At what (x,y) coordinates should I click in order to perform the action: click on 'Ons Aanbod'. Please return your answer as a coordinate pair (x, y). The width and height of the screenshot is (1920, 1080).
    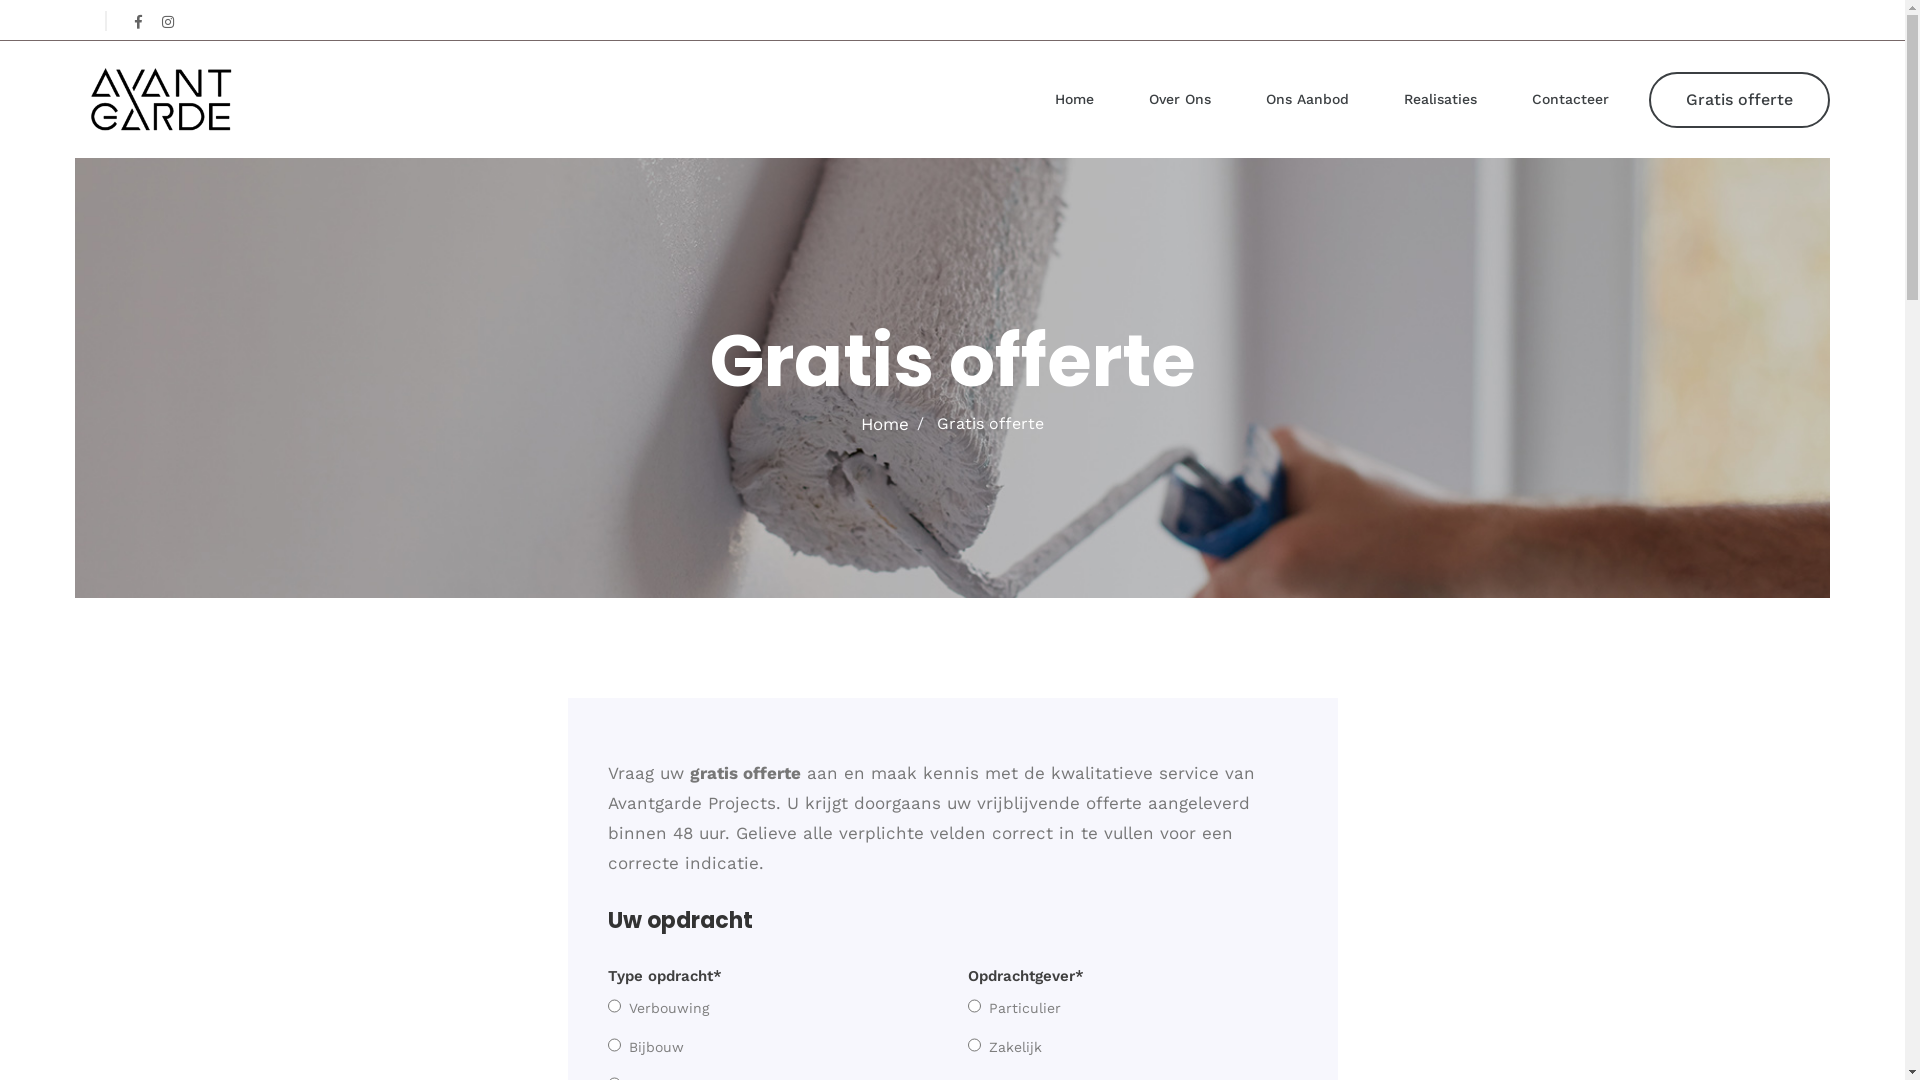
    Looking at the image, I should click on (1307, 99).